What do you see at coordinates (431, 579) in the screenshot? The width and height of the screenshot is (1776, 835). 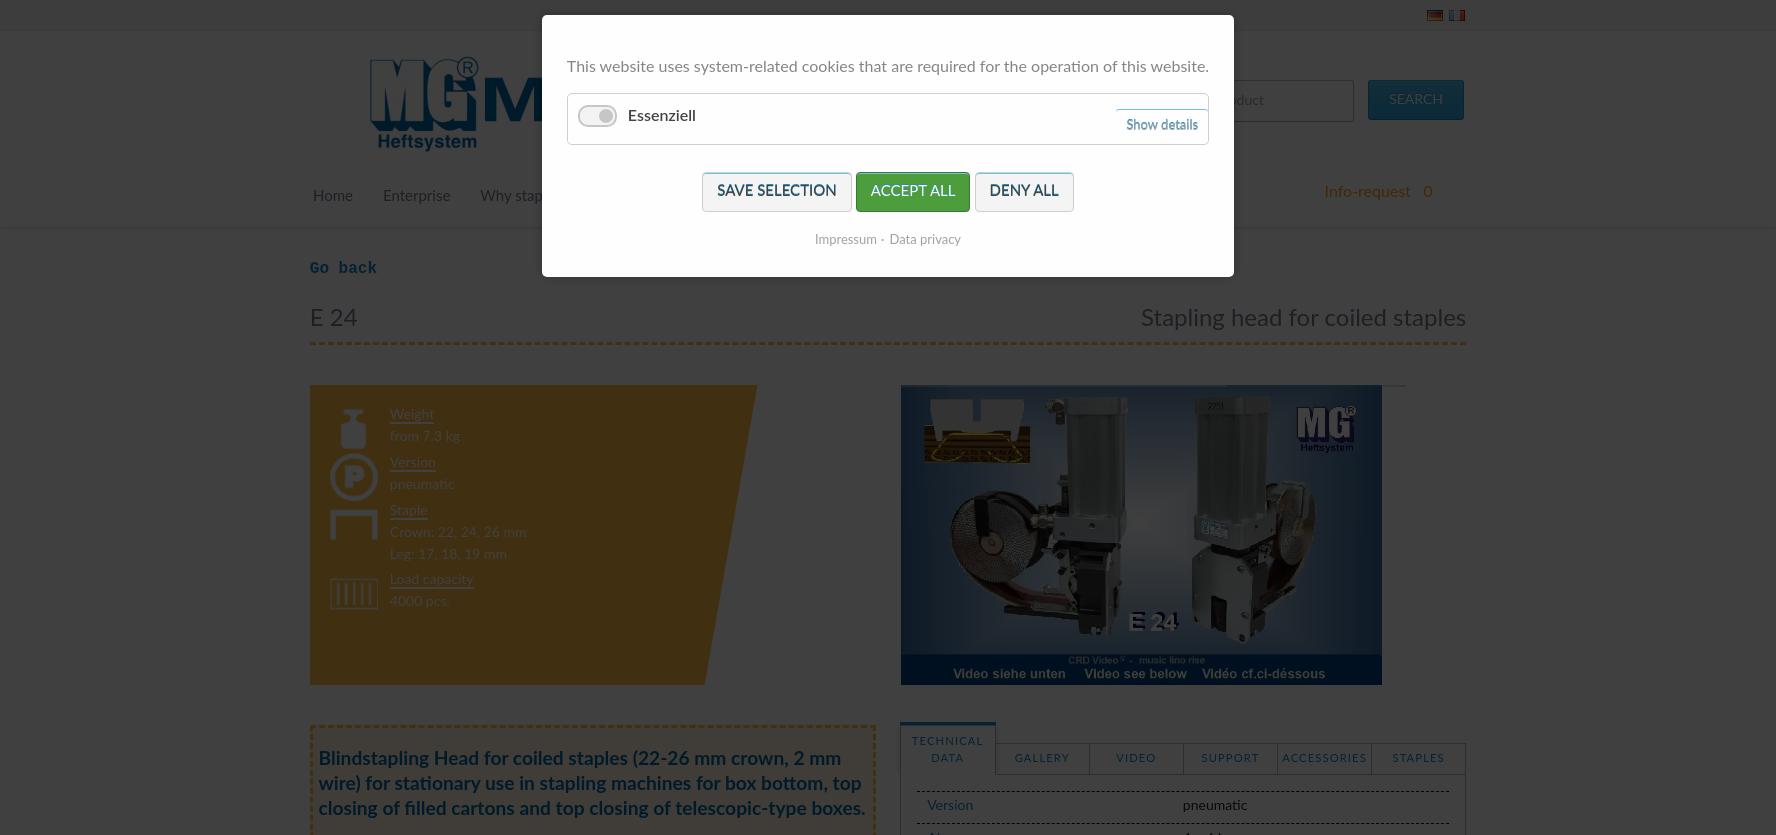 I see `'Load capacity'` at bounding box center [431, 579].